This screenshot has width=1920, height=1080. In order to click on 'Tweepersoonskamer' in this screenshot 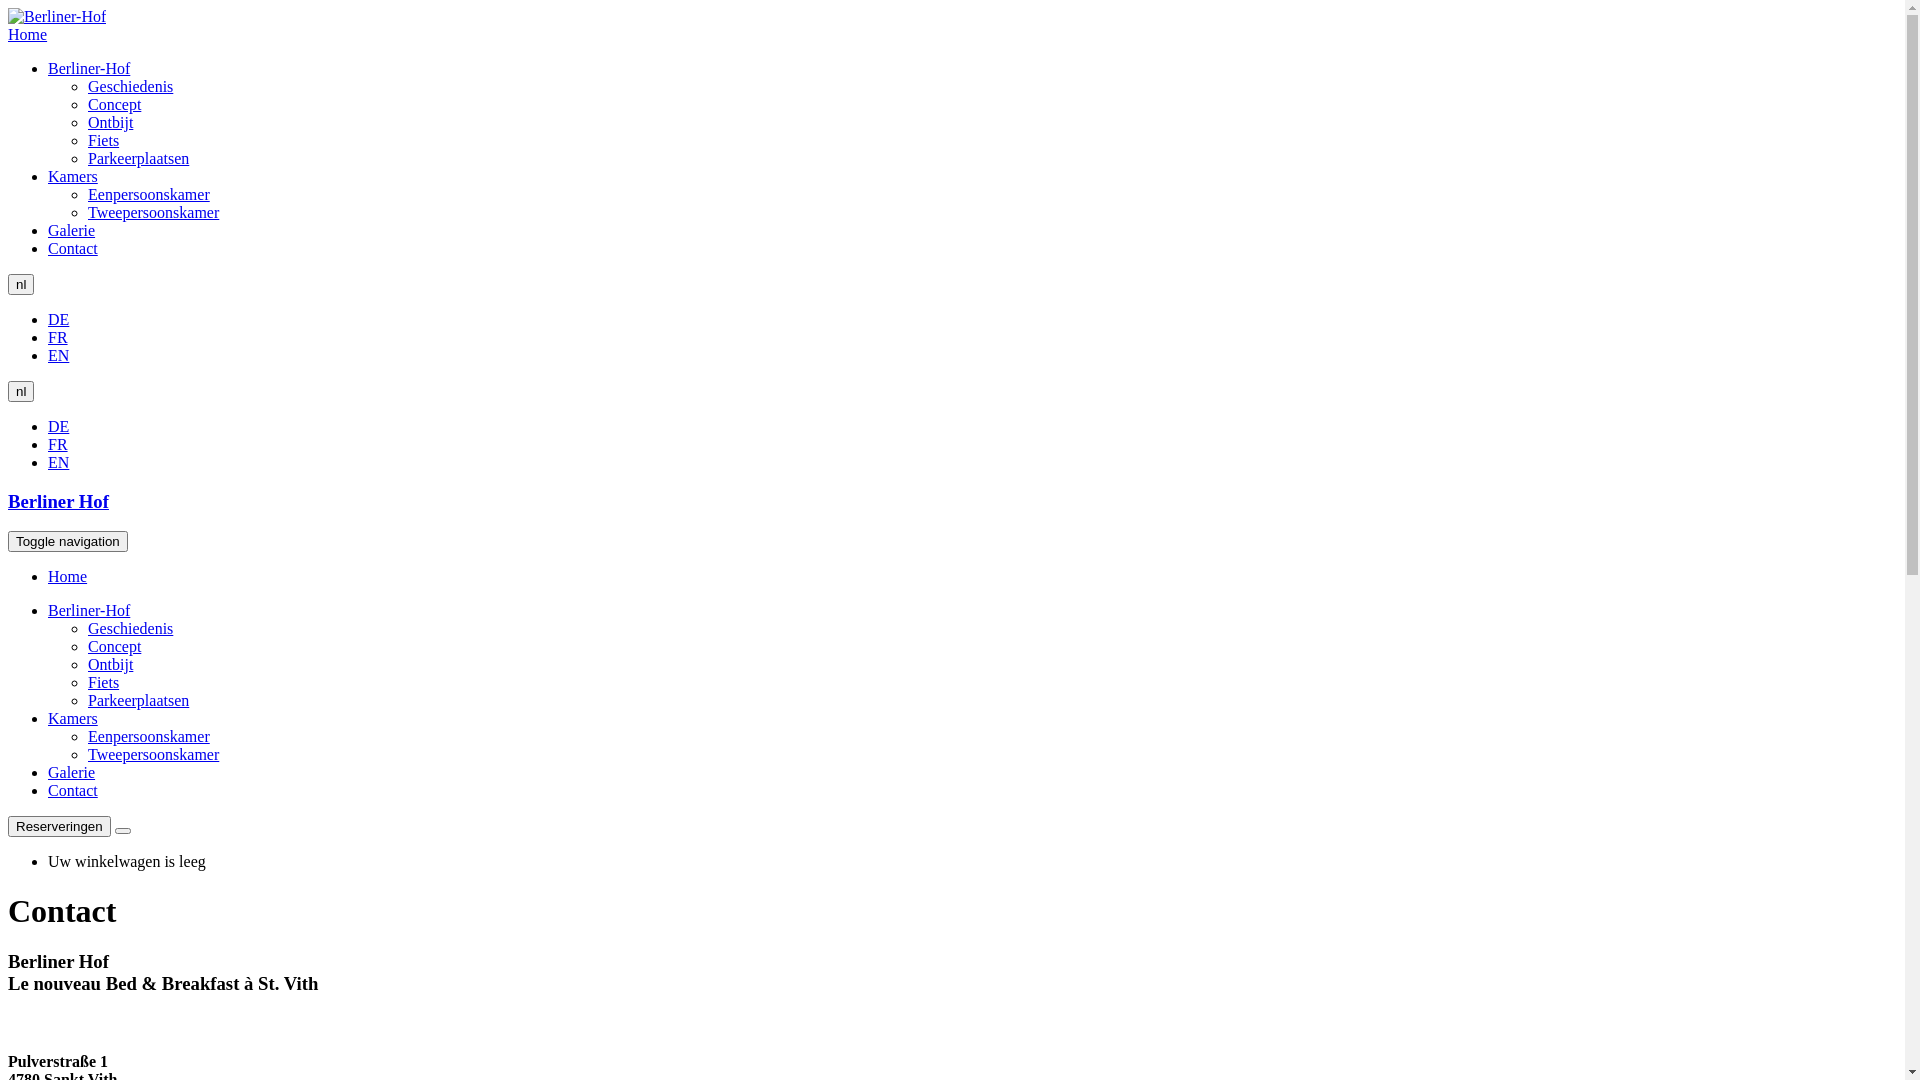, I will do `click(152, 754)`.